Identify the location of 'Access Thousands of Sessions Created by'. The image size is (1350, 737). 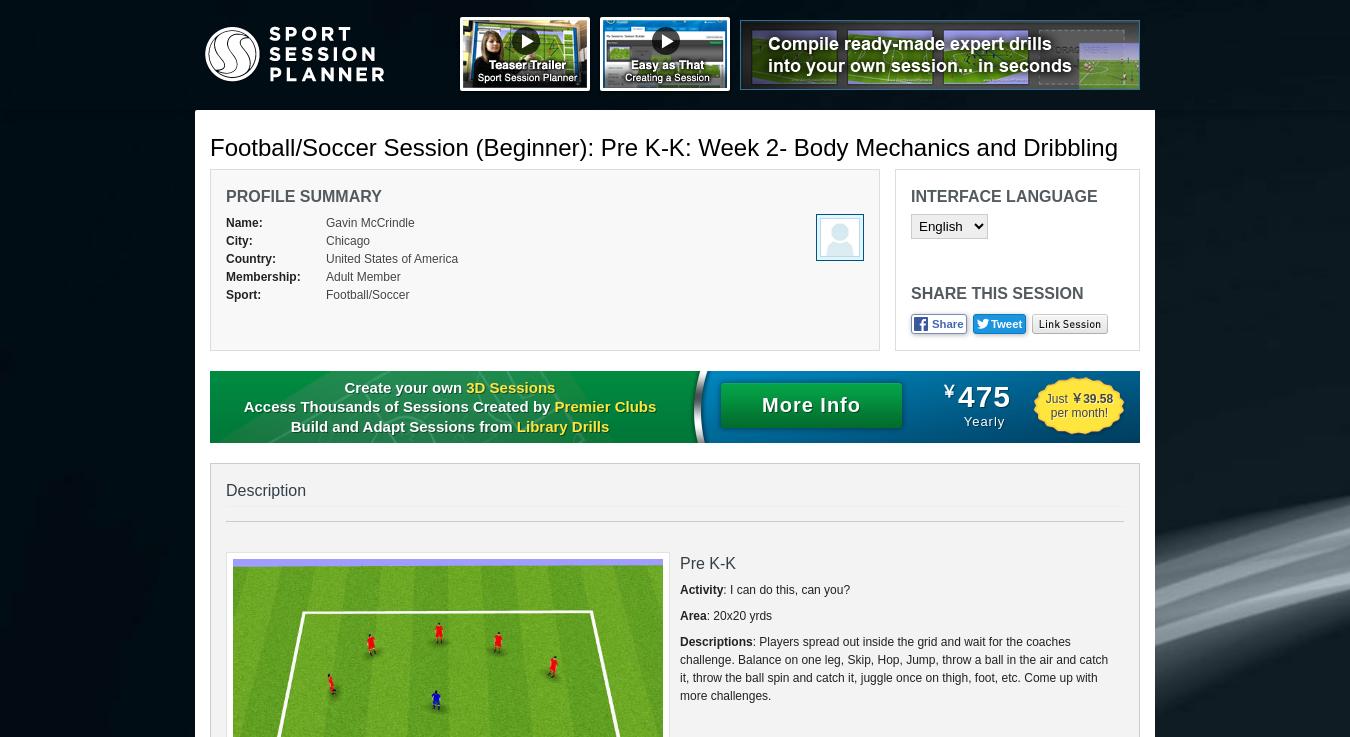
(398, 406).